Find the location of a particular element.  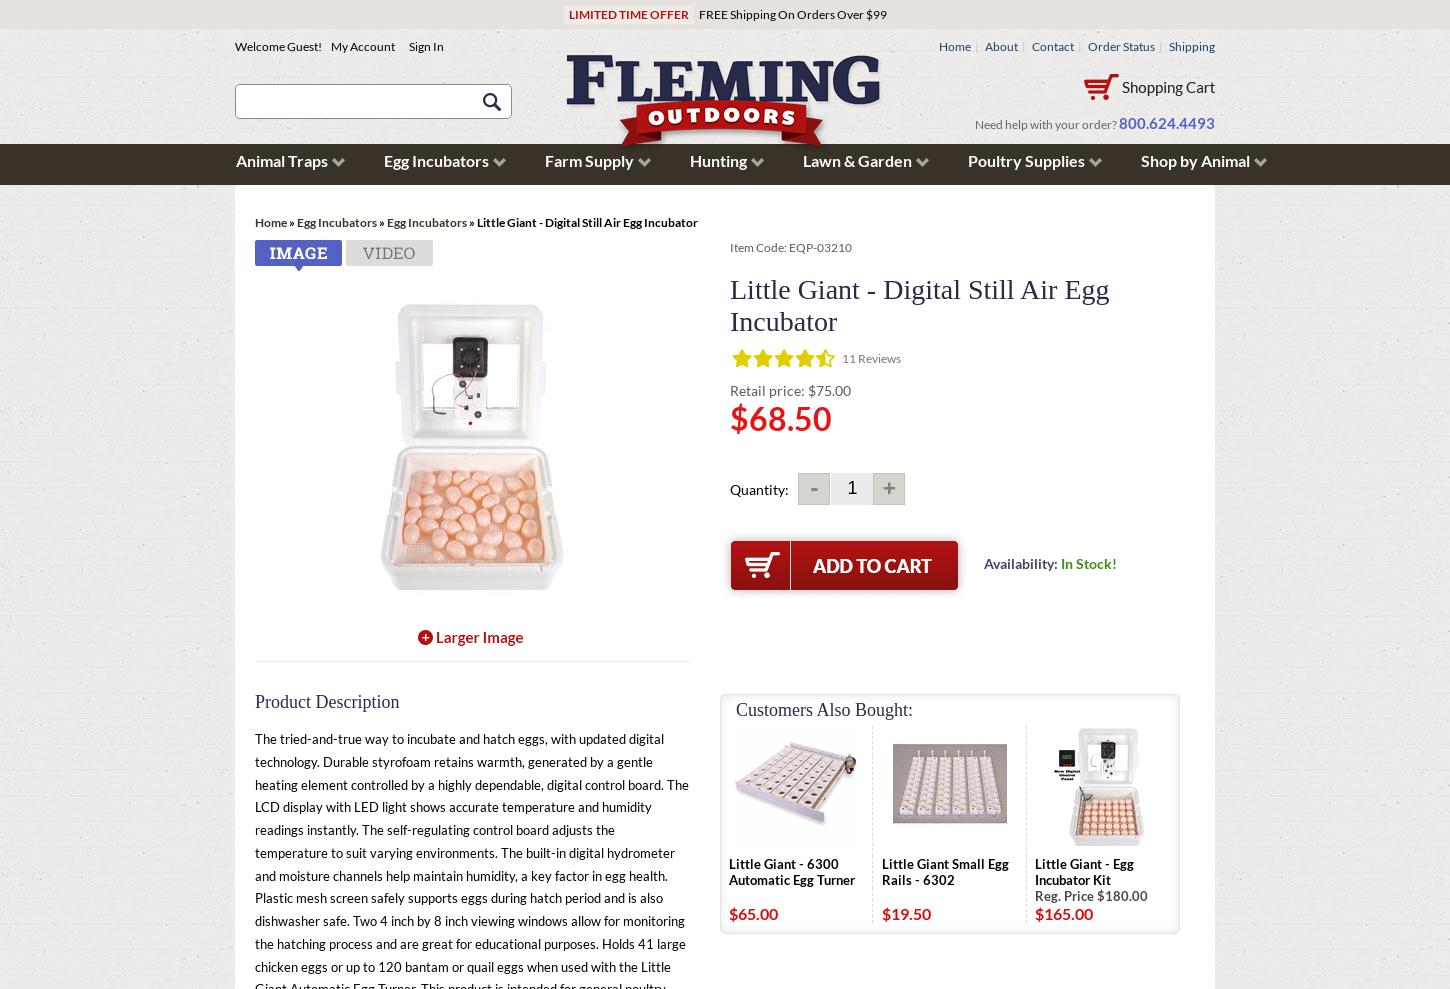

'Customers Also Bought:' is located at coordinates (824, 708).